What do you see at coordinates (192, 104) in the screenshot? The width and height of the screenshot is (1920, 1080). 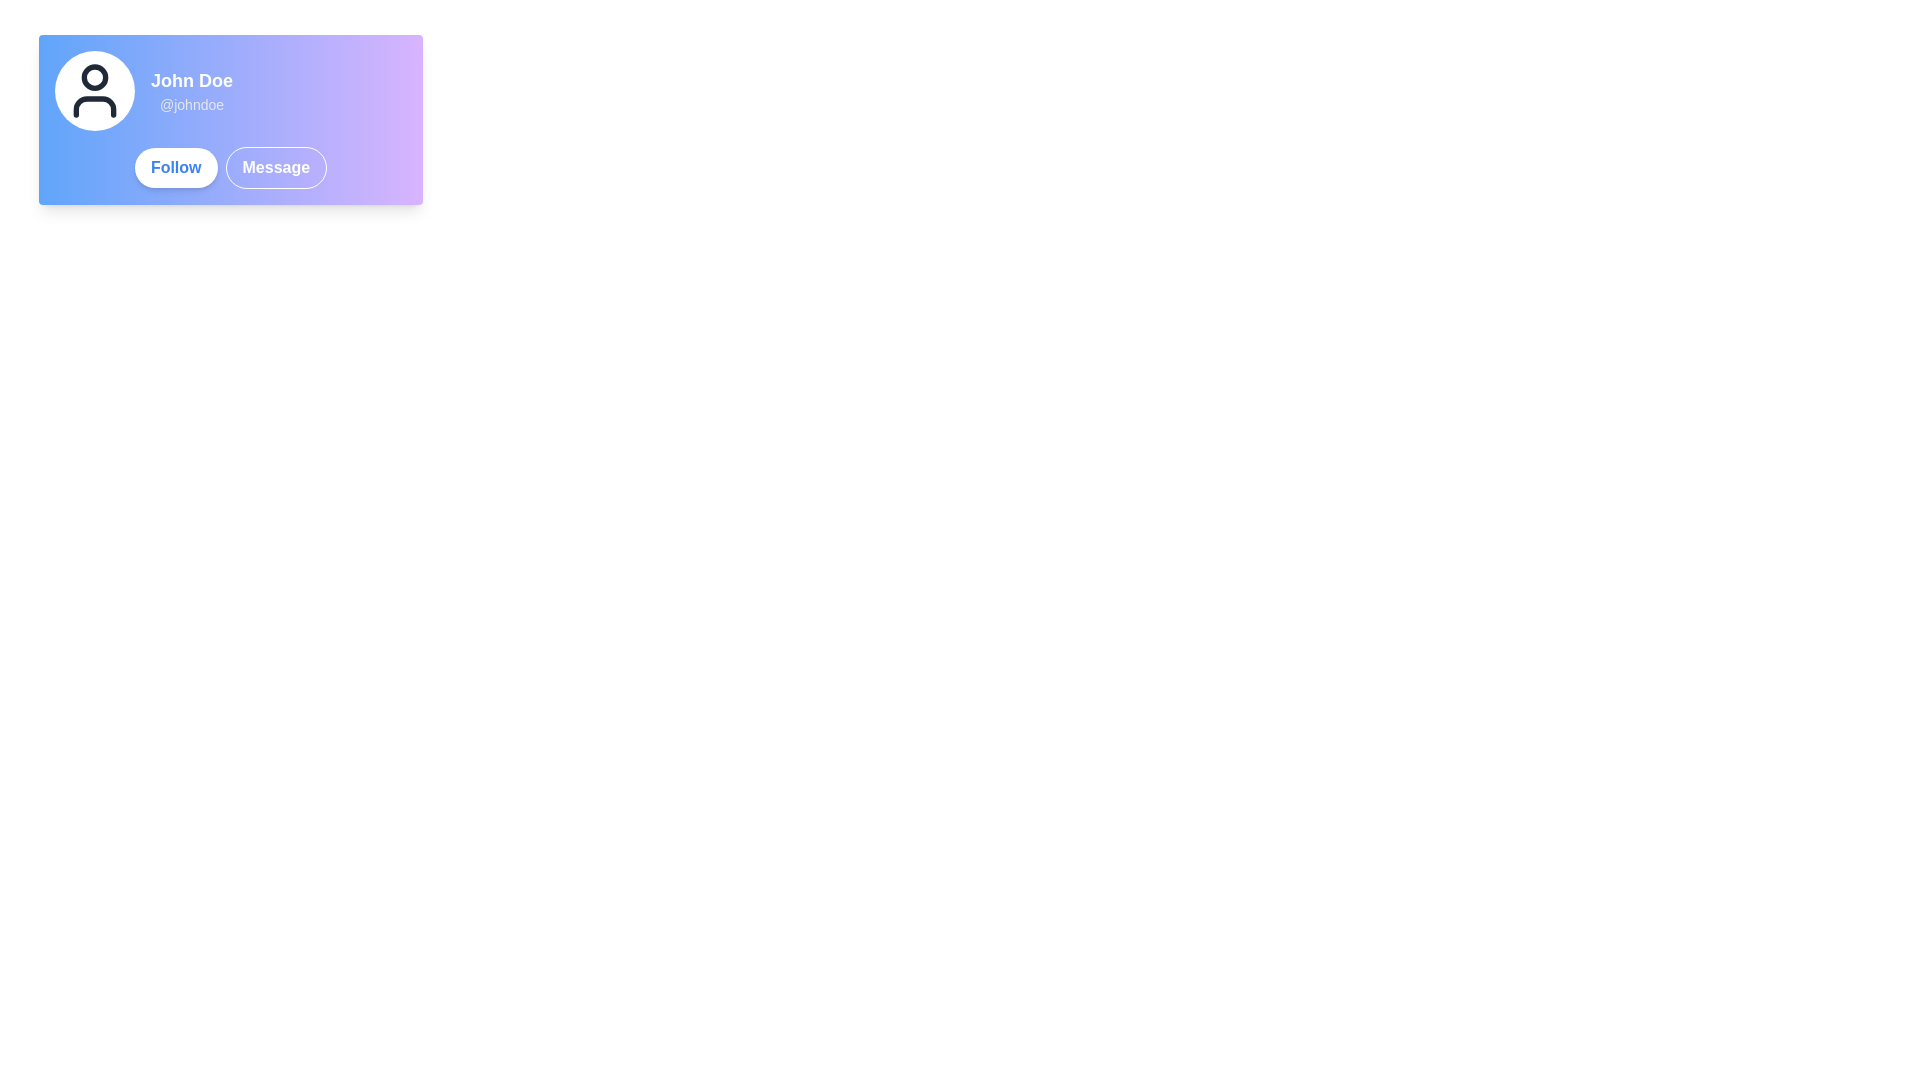 I see `the text display element '@johndoe' located within the blue-to-purple gradient card for profile navigation` at bounding box center [192, 104].